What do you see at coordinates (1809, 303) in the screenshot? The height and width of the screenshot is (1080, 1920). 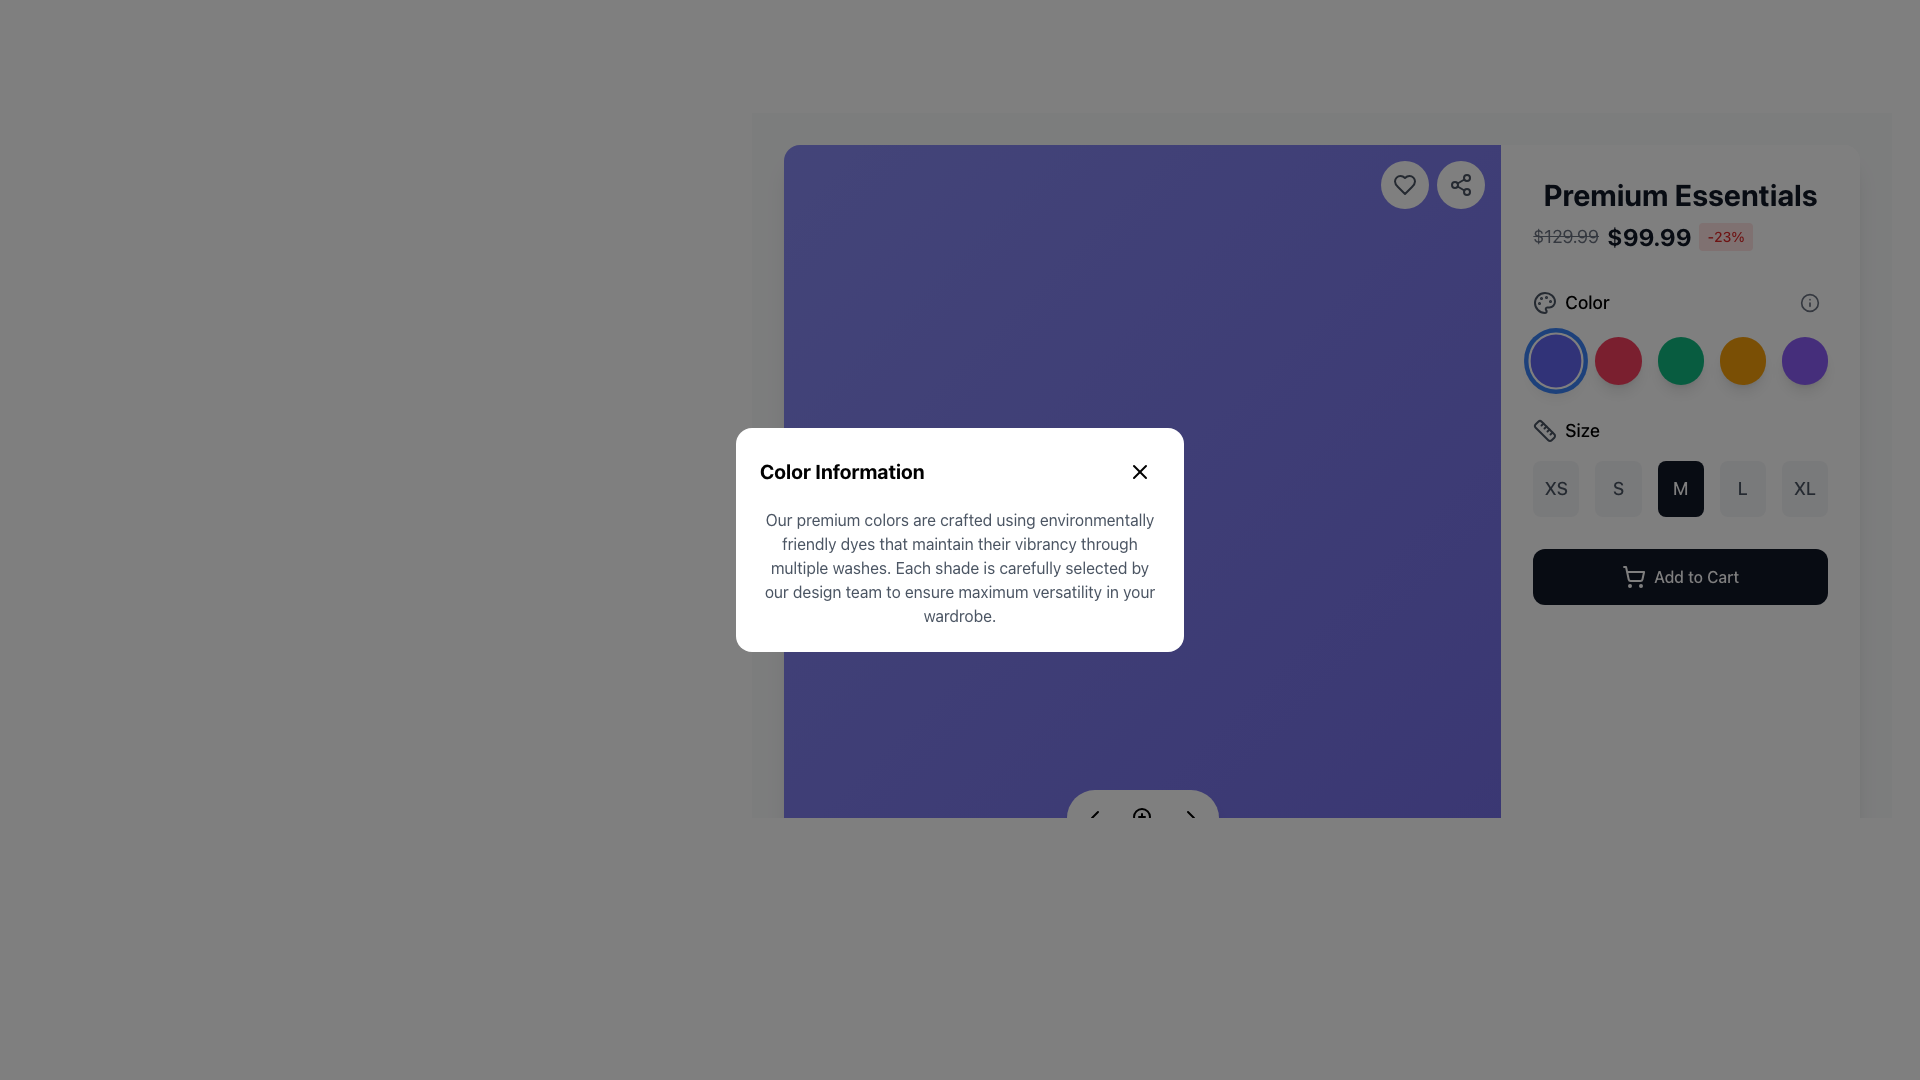 I see `the small circular icon with an outlined question mark located to the right of the 'Color' section in the color selection area` at bounding box center [1809, 303].